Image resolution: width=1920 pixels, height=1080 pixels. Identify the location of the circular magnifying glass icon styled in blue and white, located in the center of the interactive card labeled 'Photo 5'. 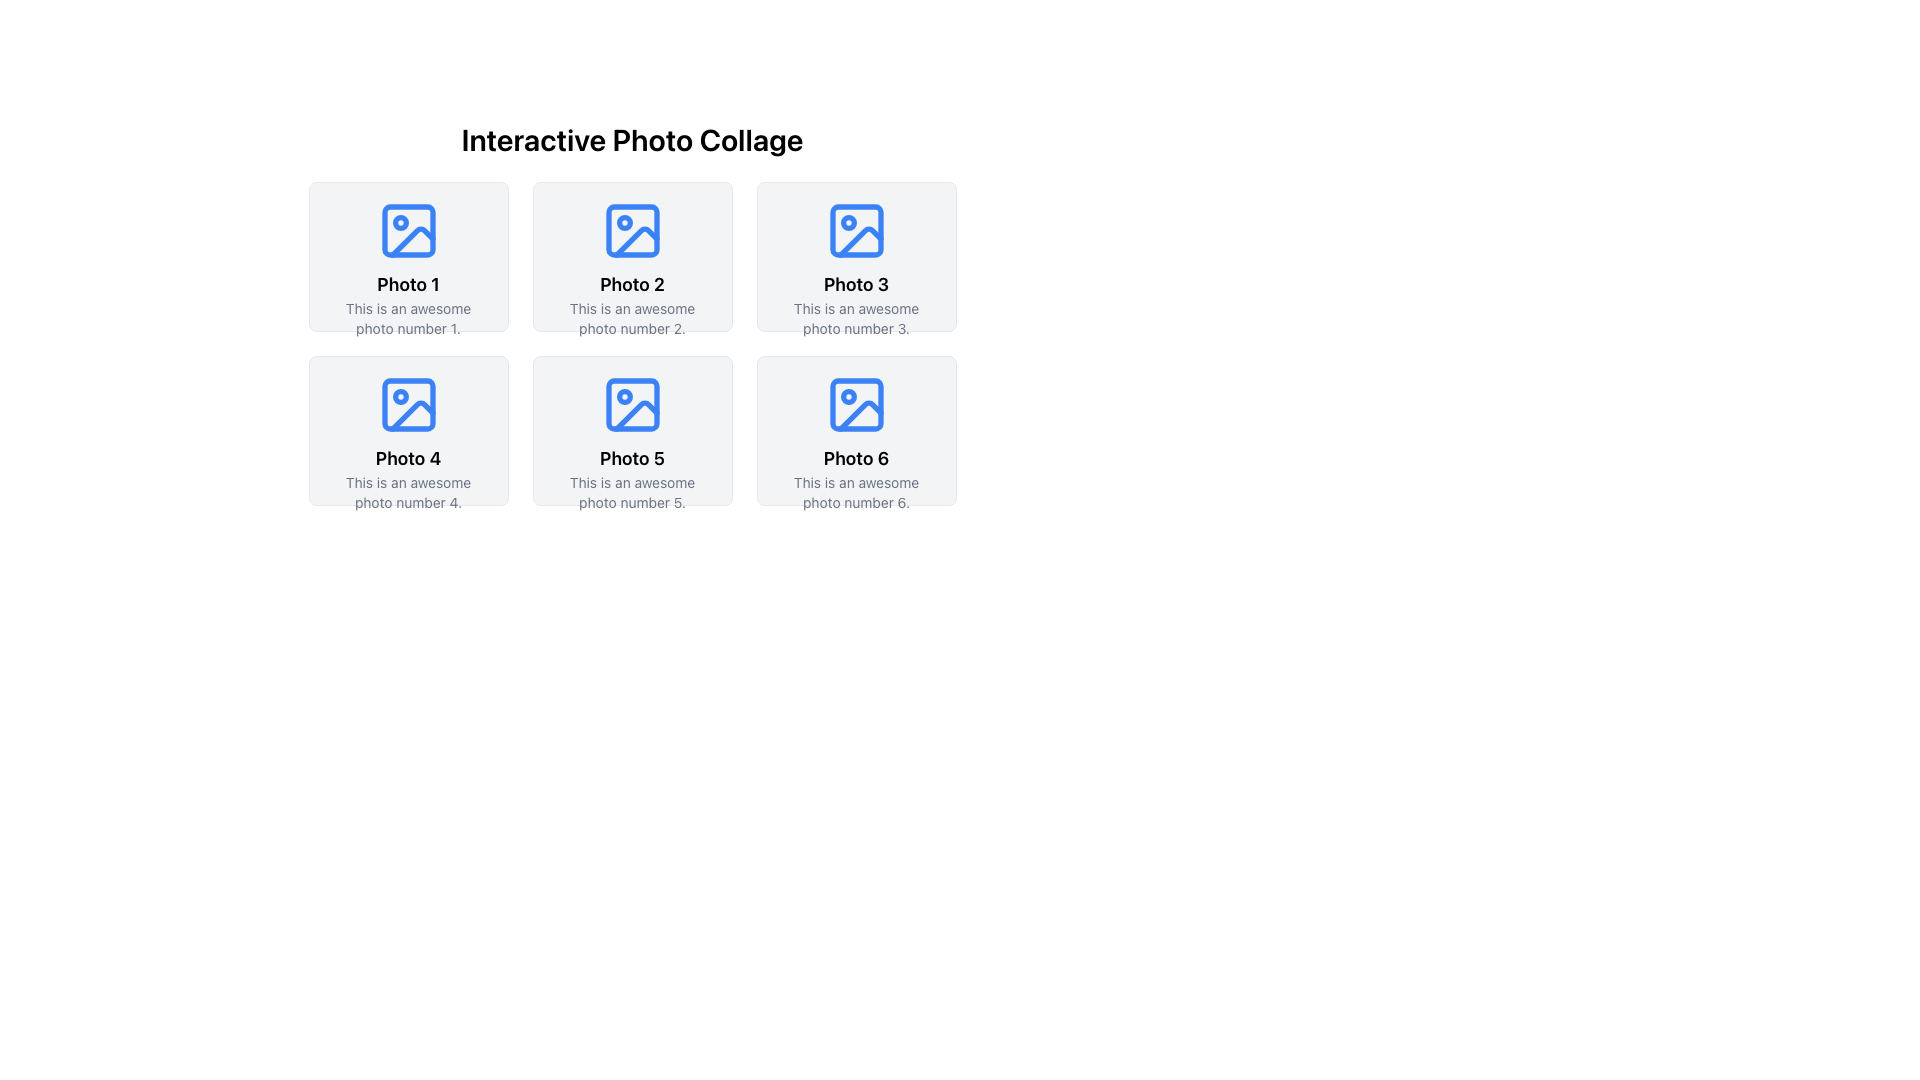
(631, 430).